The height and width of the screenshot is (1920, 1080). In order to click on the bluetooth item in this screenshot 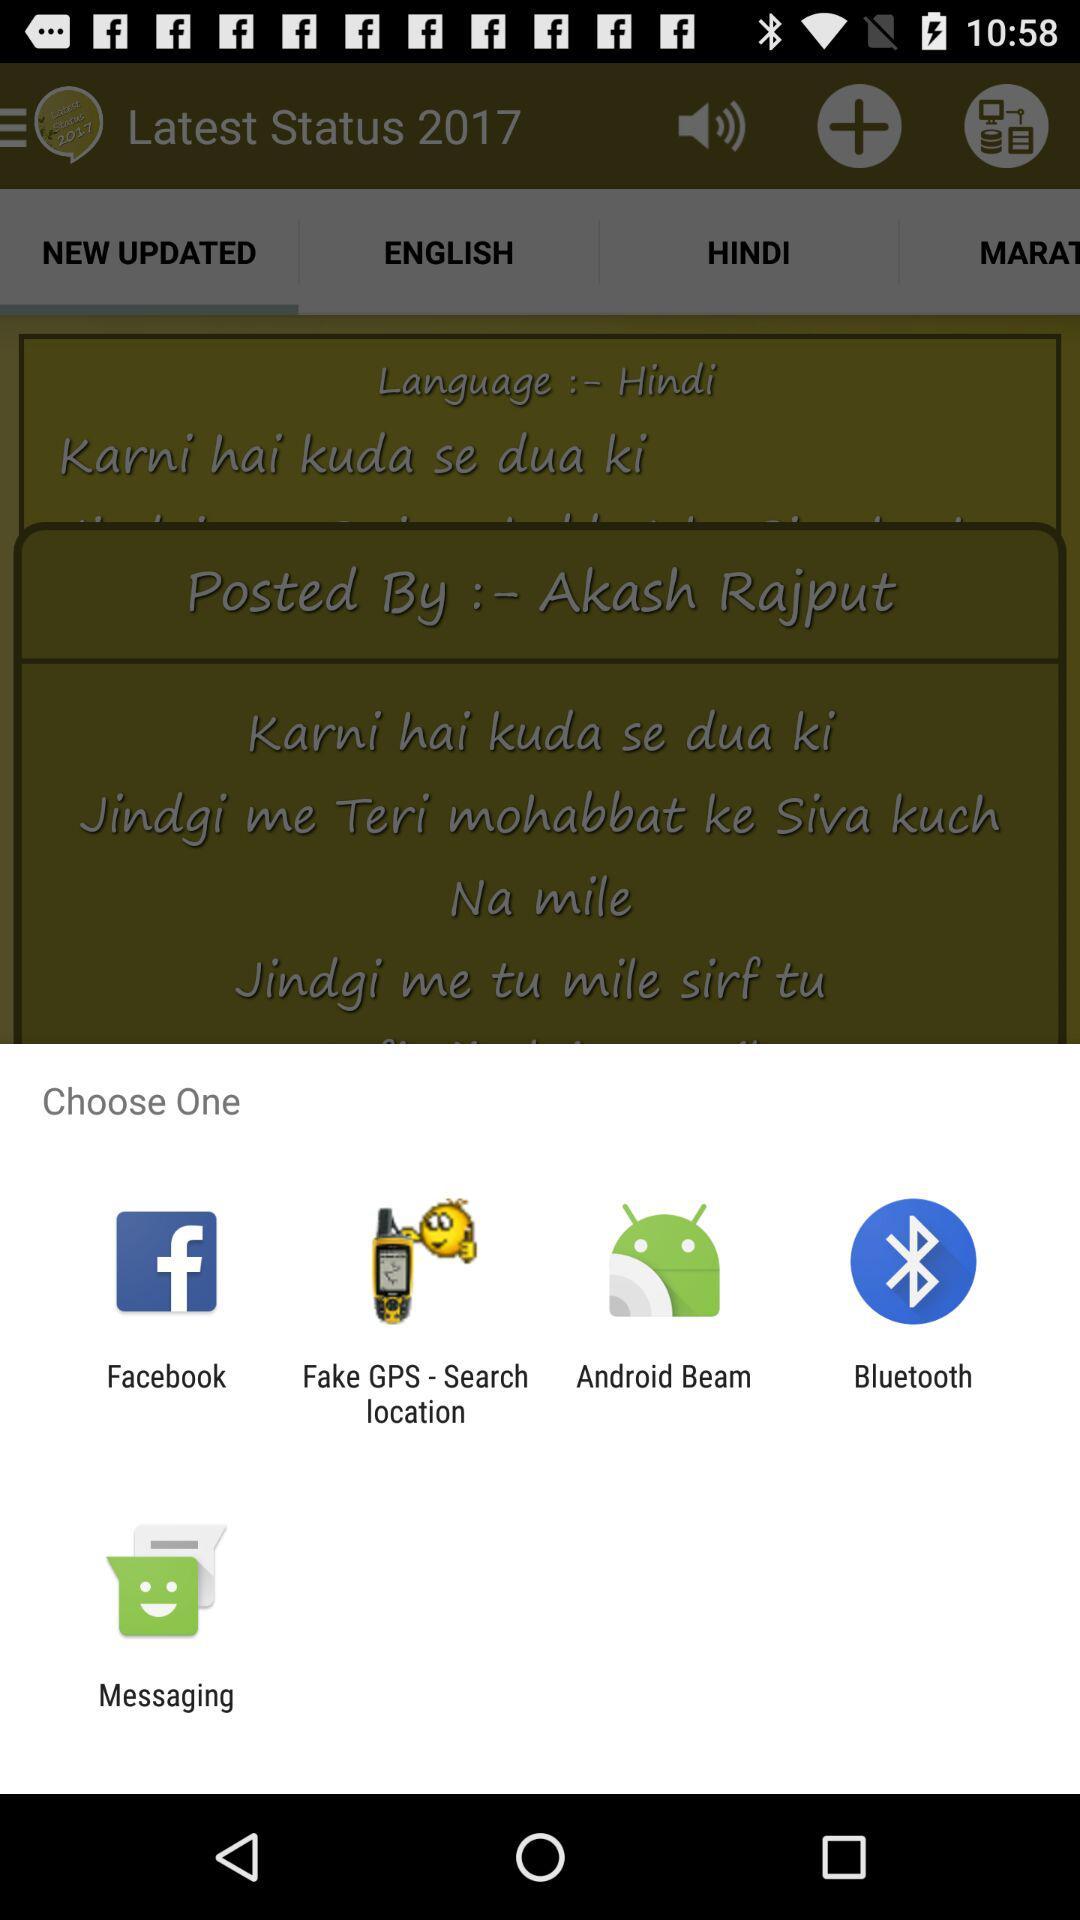, I will do `click(913, 1392)`.